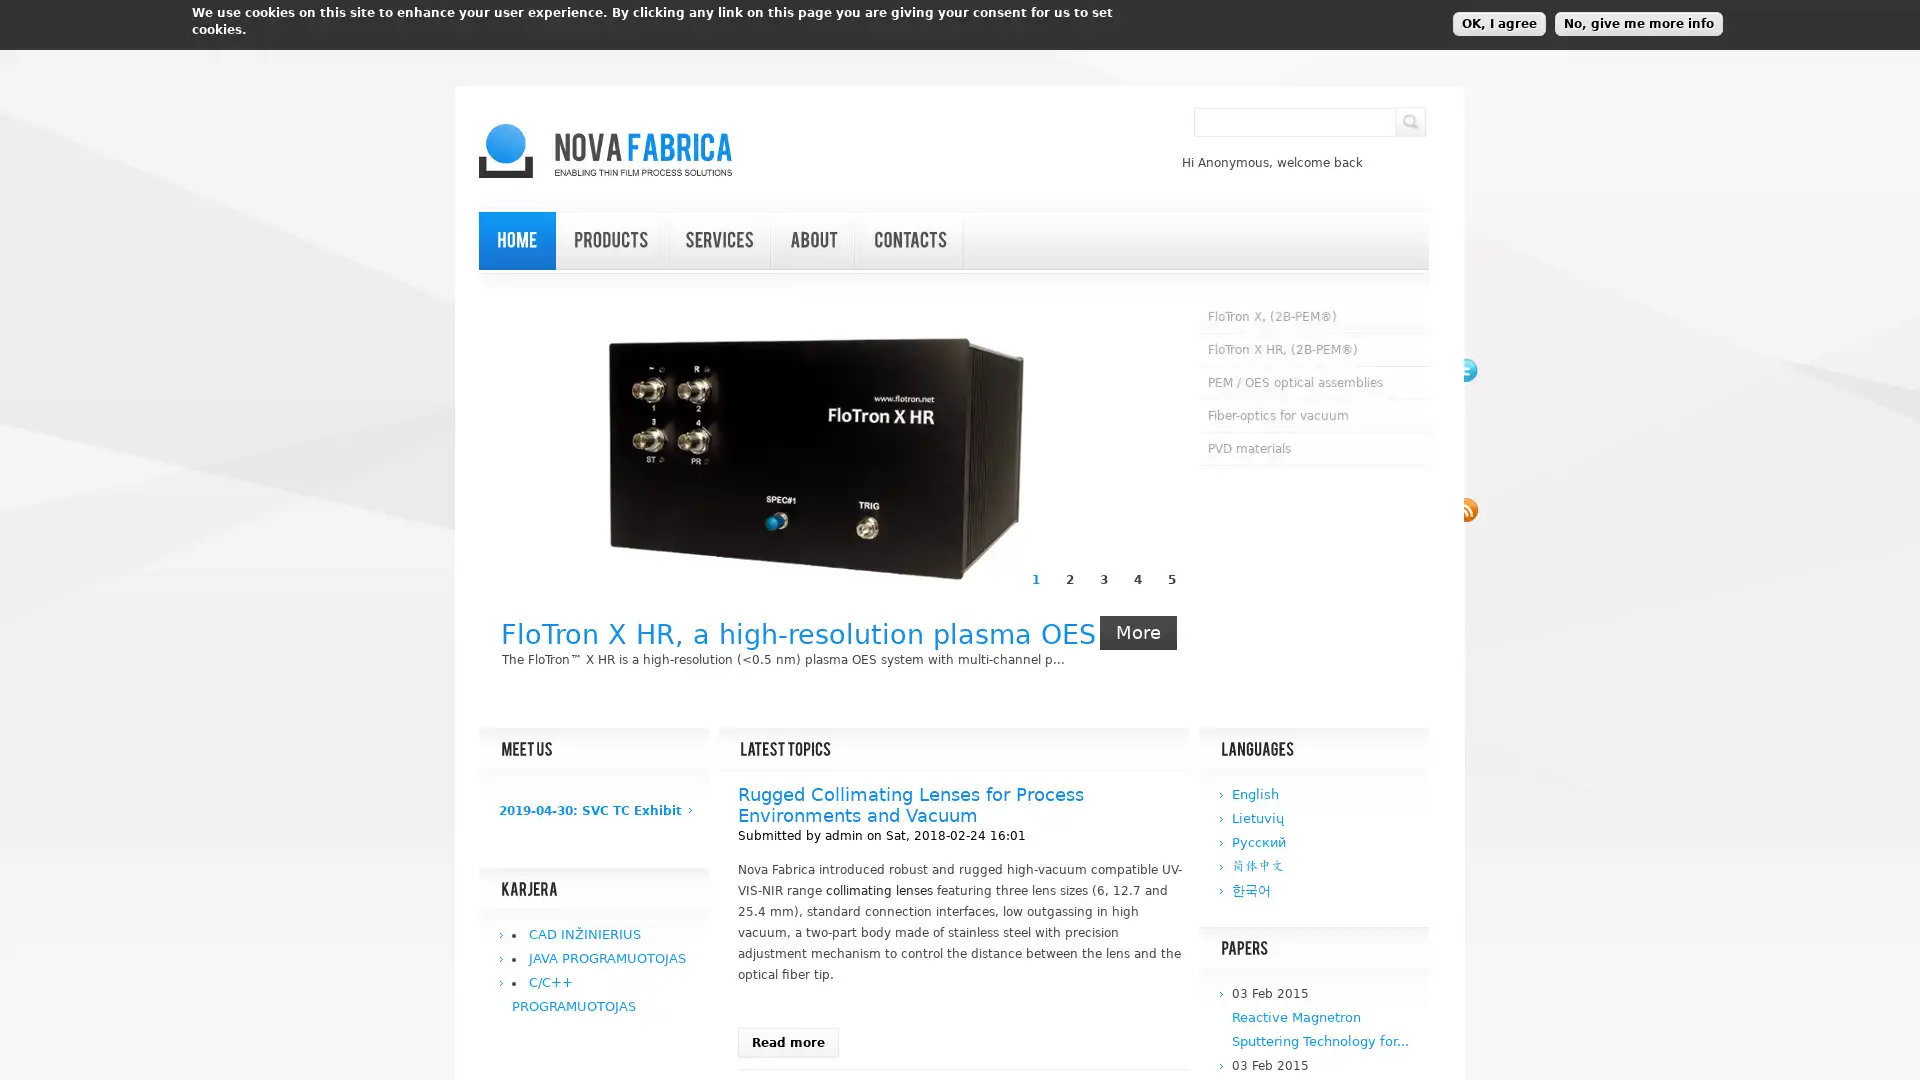 The width and height of the screenshot is (1920, 1080). What do you see at coordinates (1638, 23) in the screenshot?
I see `No, give me more info` at bounding box center [1638, 23].